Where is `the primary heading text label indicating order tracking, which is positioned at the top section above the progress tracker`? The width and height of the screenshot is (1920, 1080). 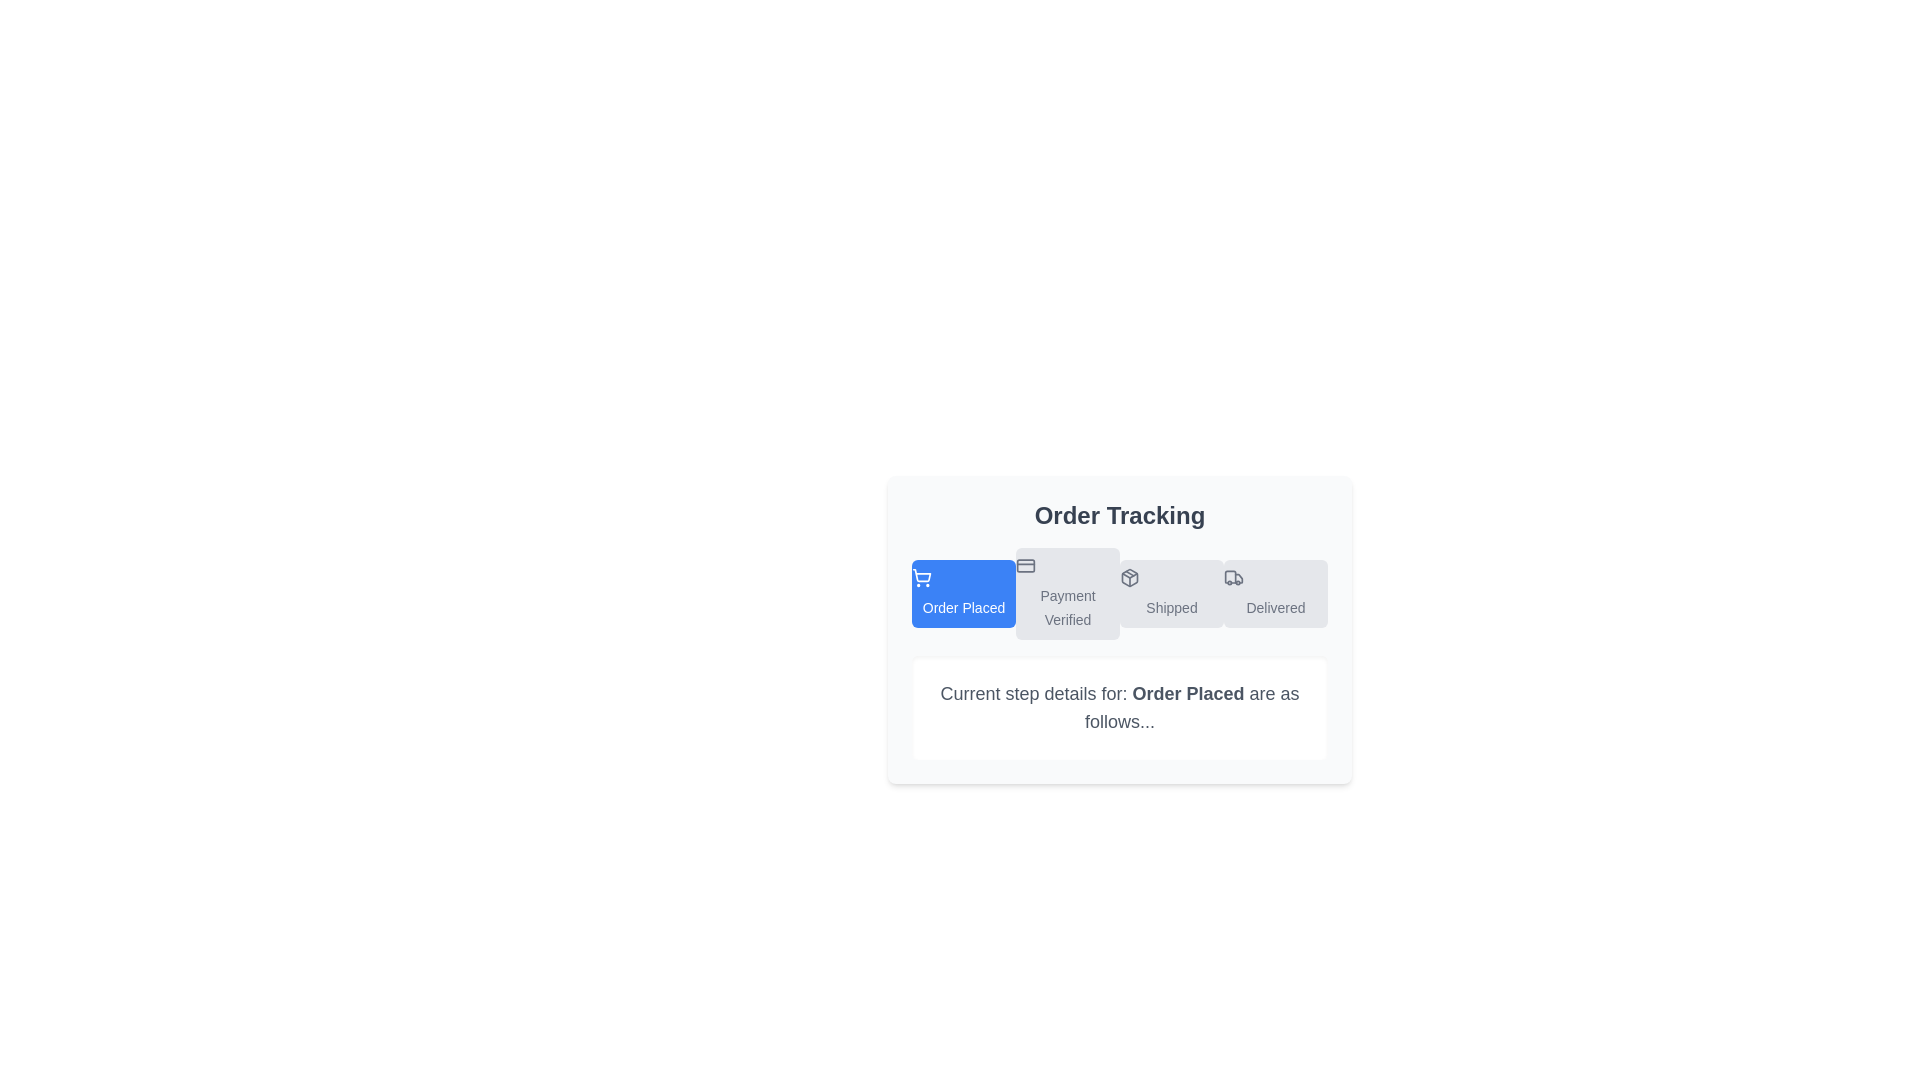
the primary heading text label indicating order tracking, which is positioned at the top section above the progress tracker is located at coordinates (1118, 515).